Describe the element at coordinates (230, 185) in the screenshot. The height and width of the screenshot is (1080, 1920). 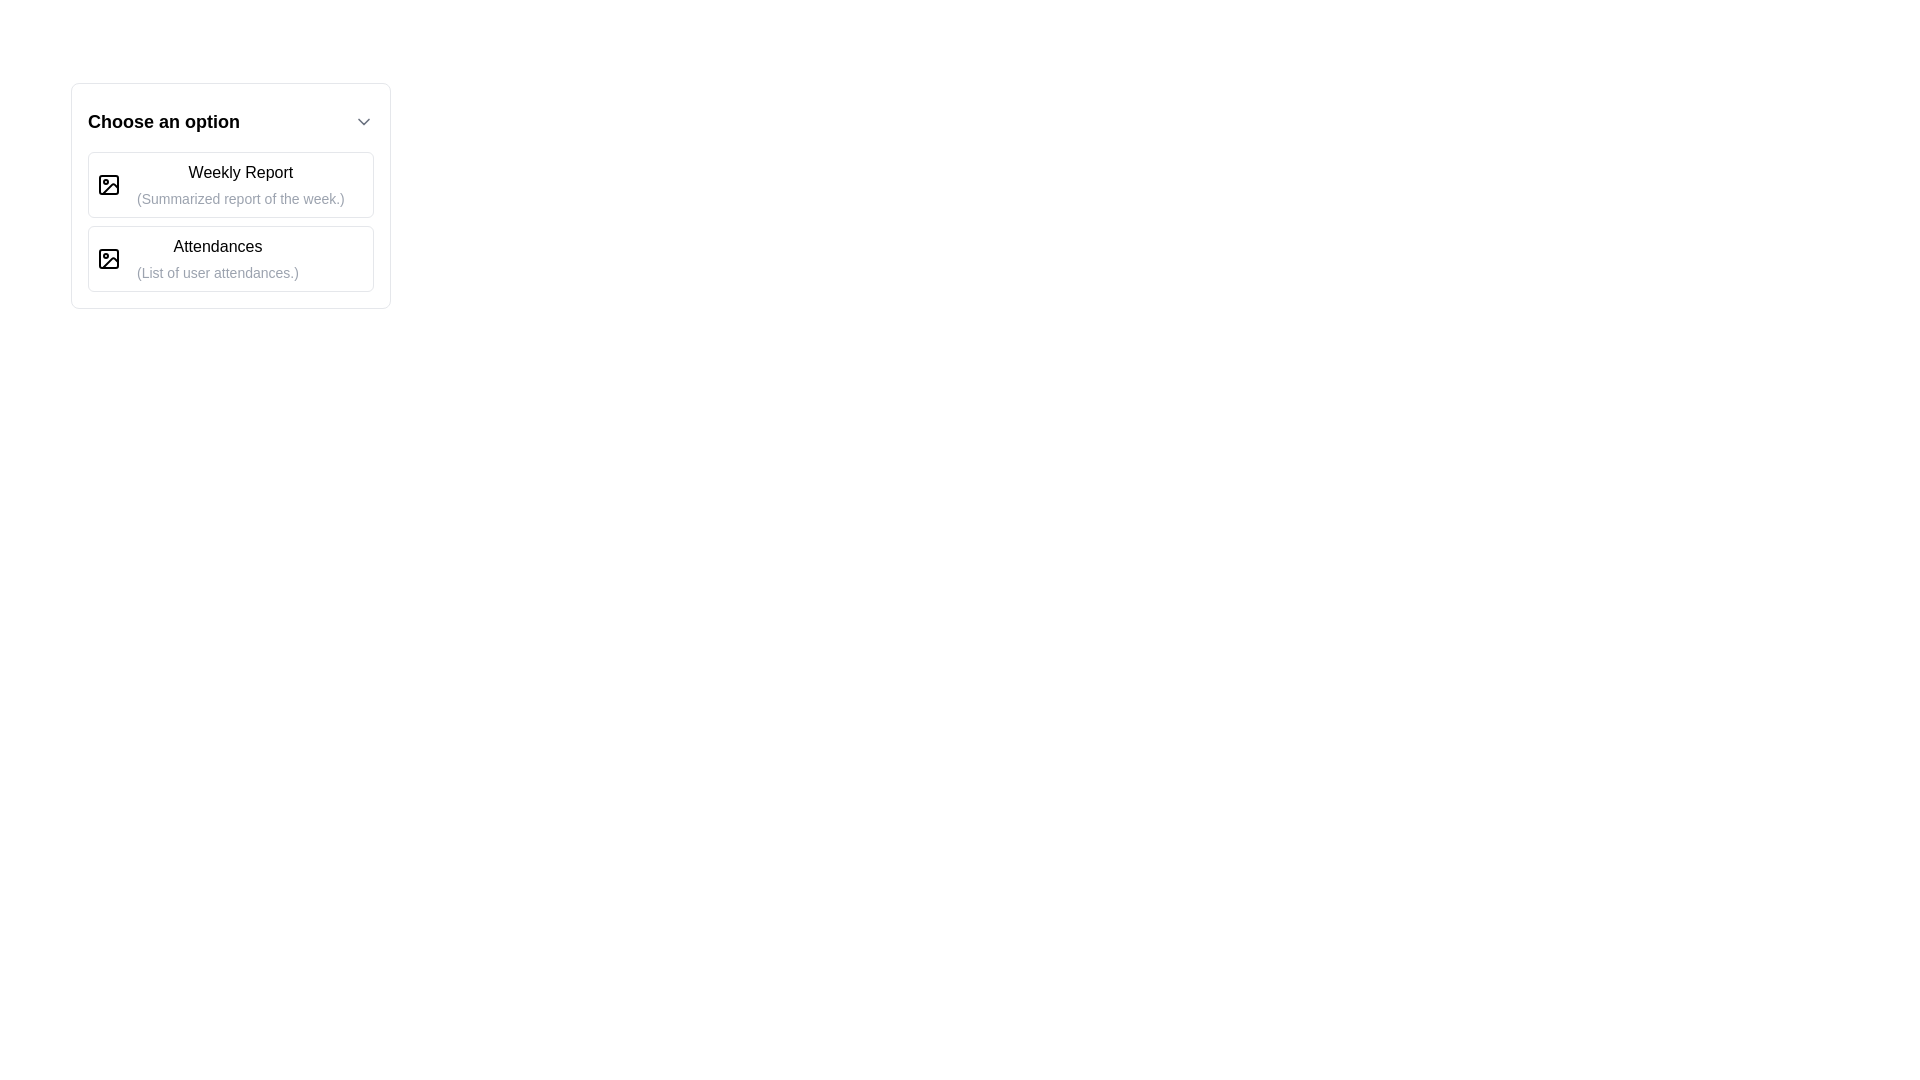
I see `the first selectable option representing a summarized weekly report` at that location.